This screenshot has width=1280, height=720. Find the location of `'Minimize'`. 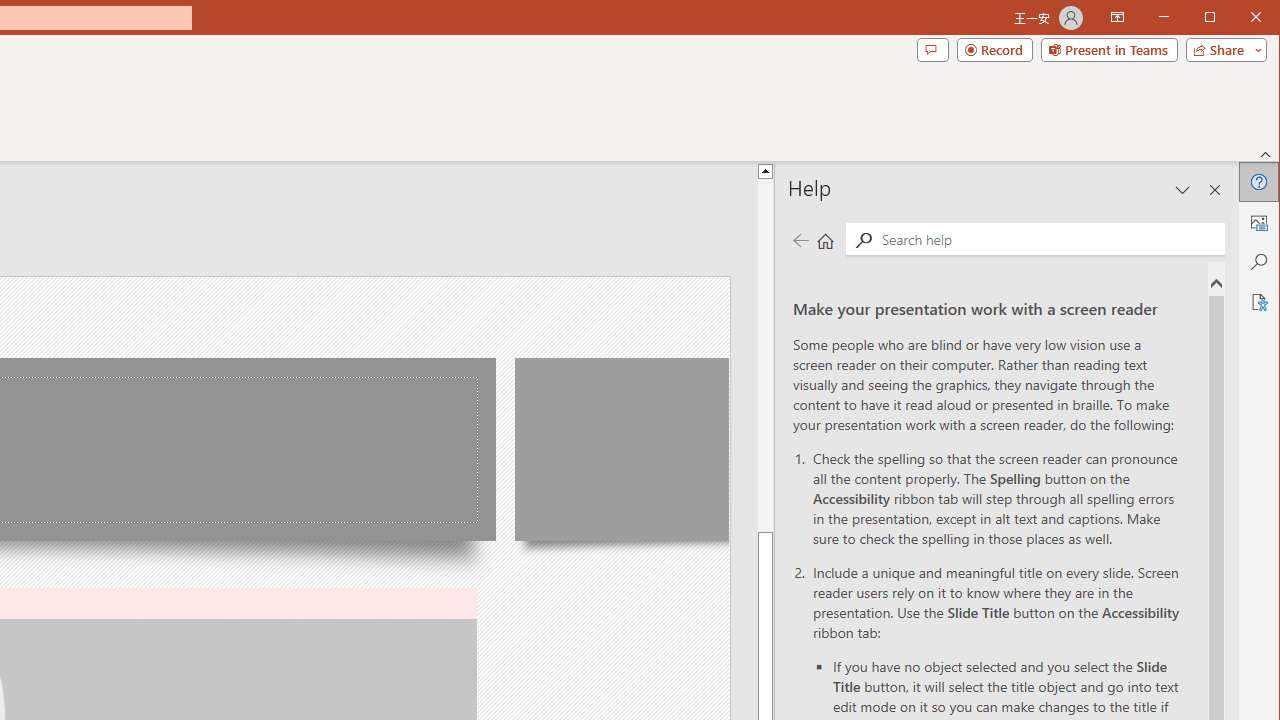

'Minimize' is located at coordinates (1215, 19).